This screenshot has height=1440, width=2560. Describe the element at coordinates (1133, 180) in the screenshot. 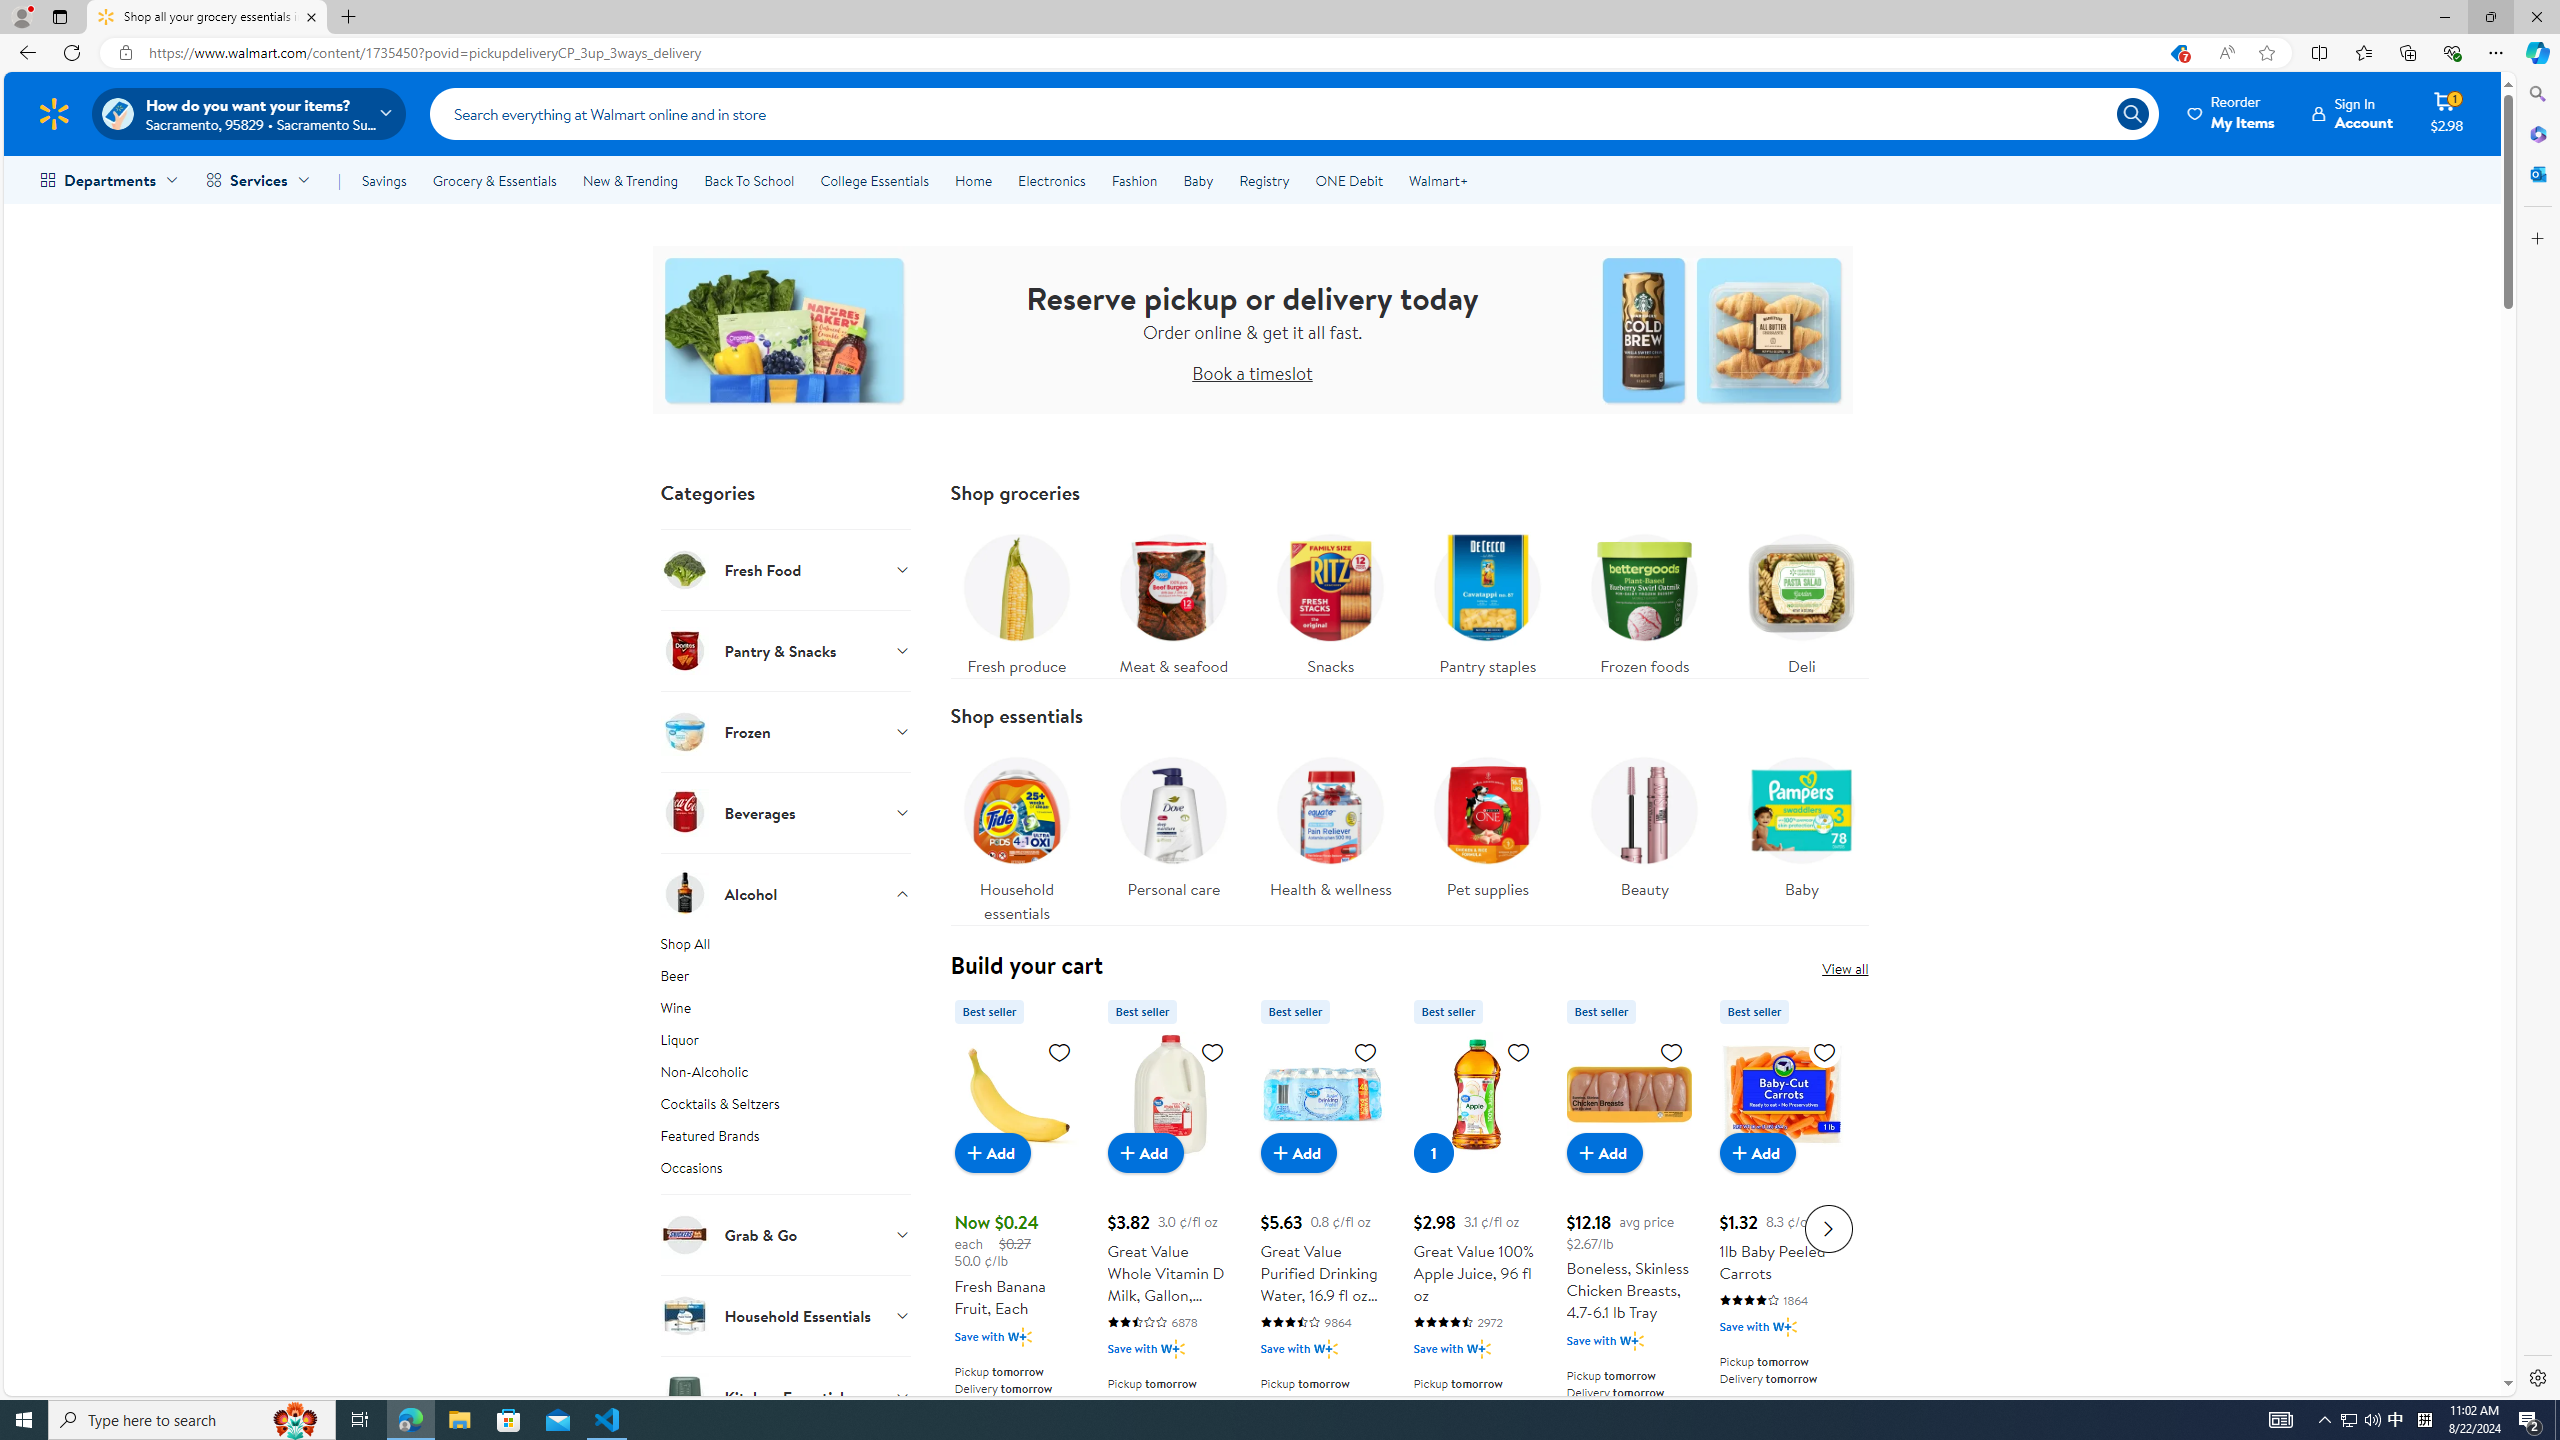

I see `'Fashion'` at that location.